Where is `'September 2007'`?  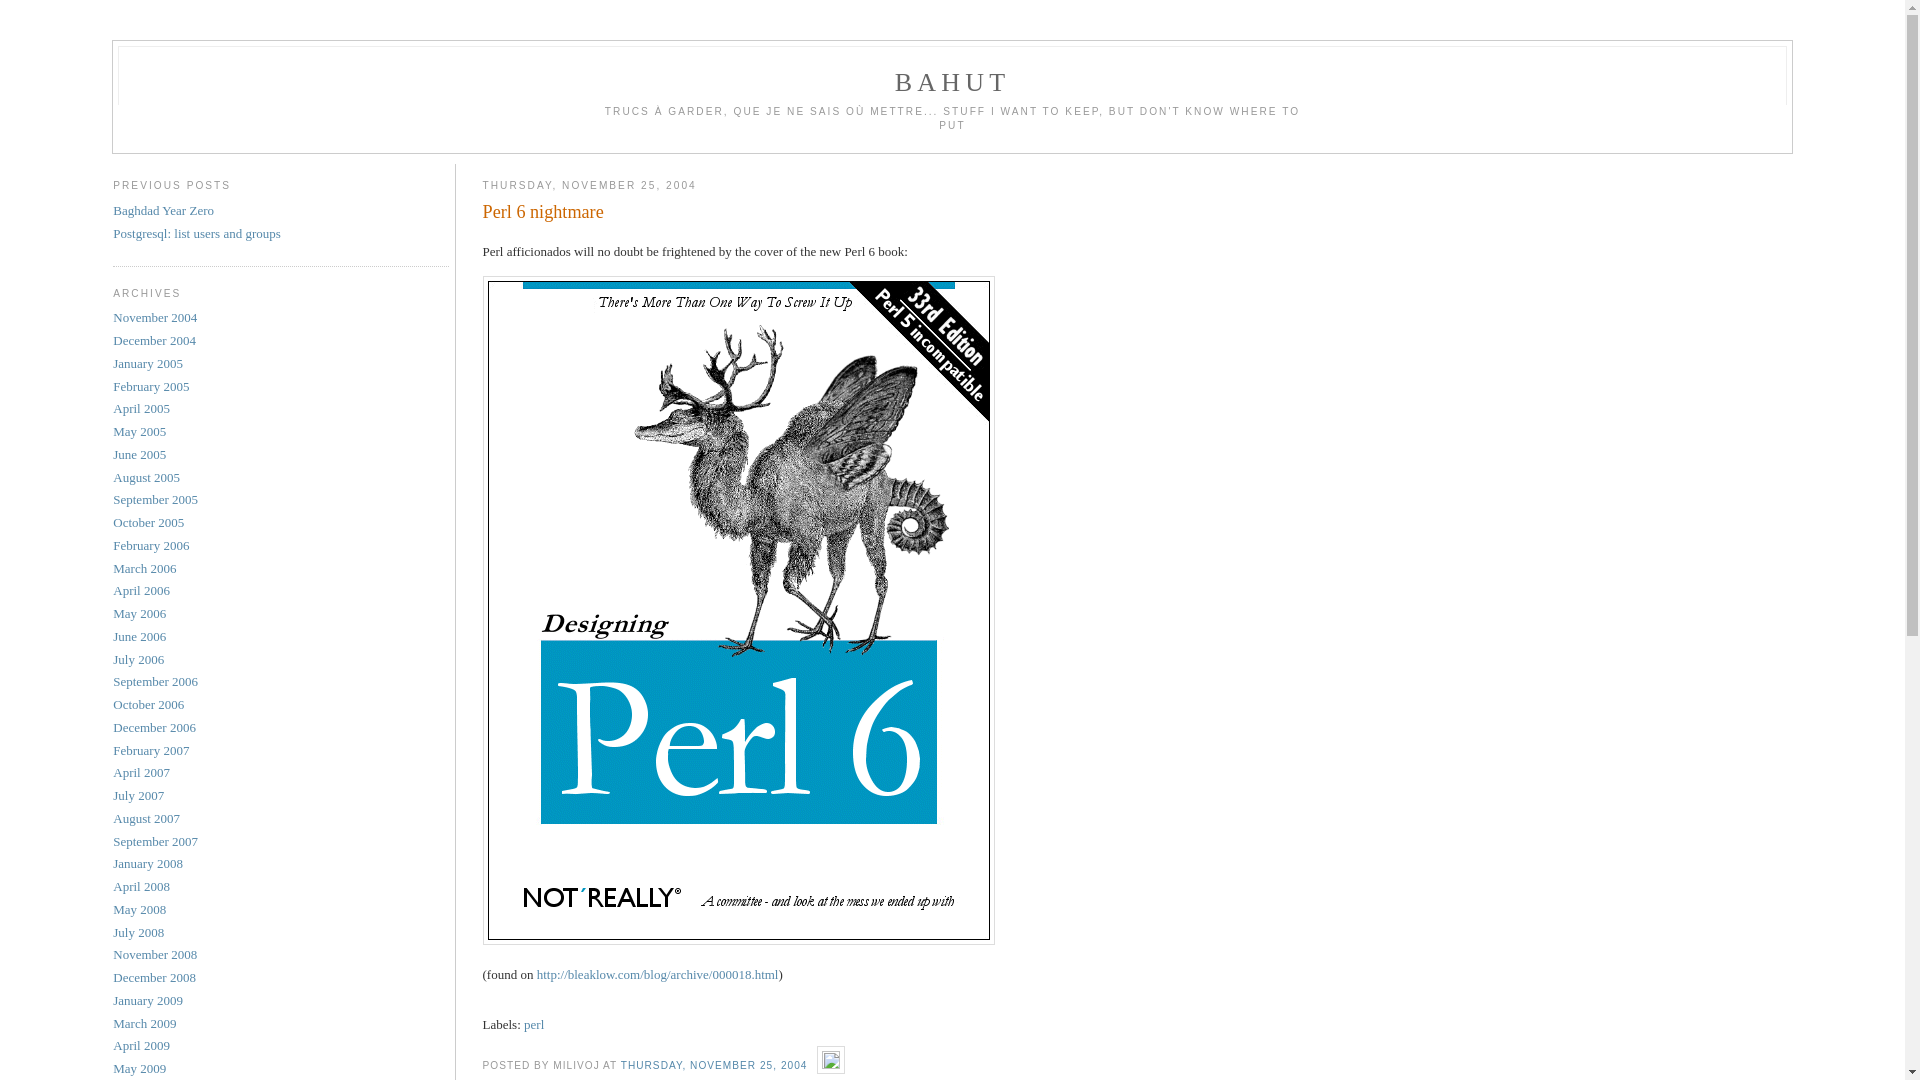 'September 2007' is located at coordinates (154, 841).